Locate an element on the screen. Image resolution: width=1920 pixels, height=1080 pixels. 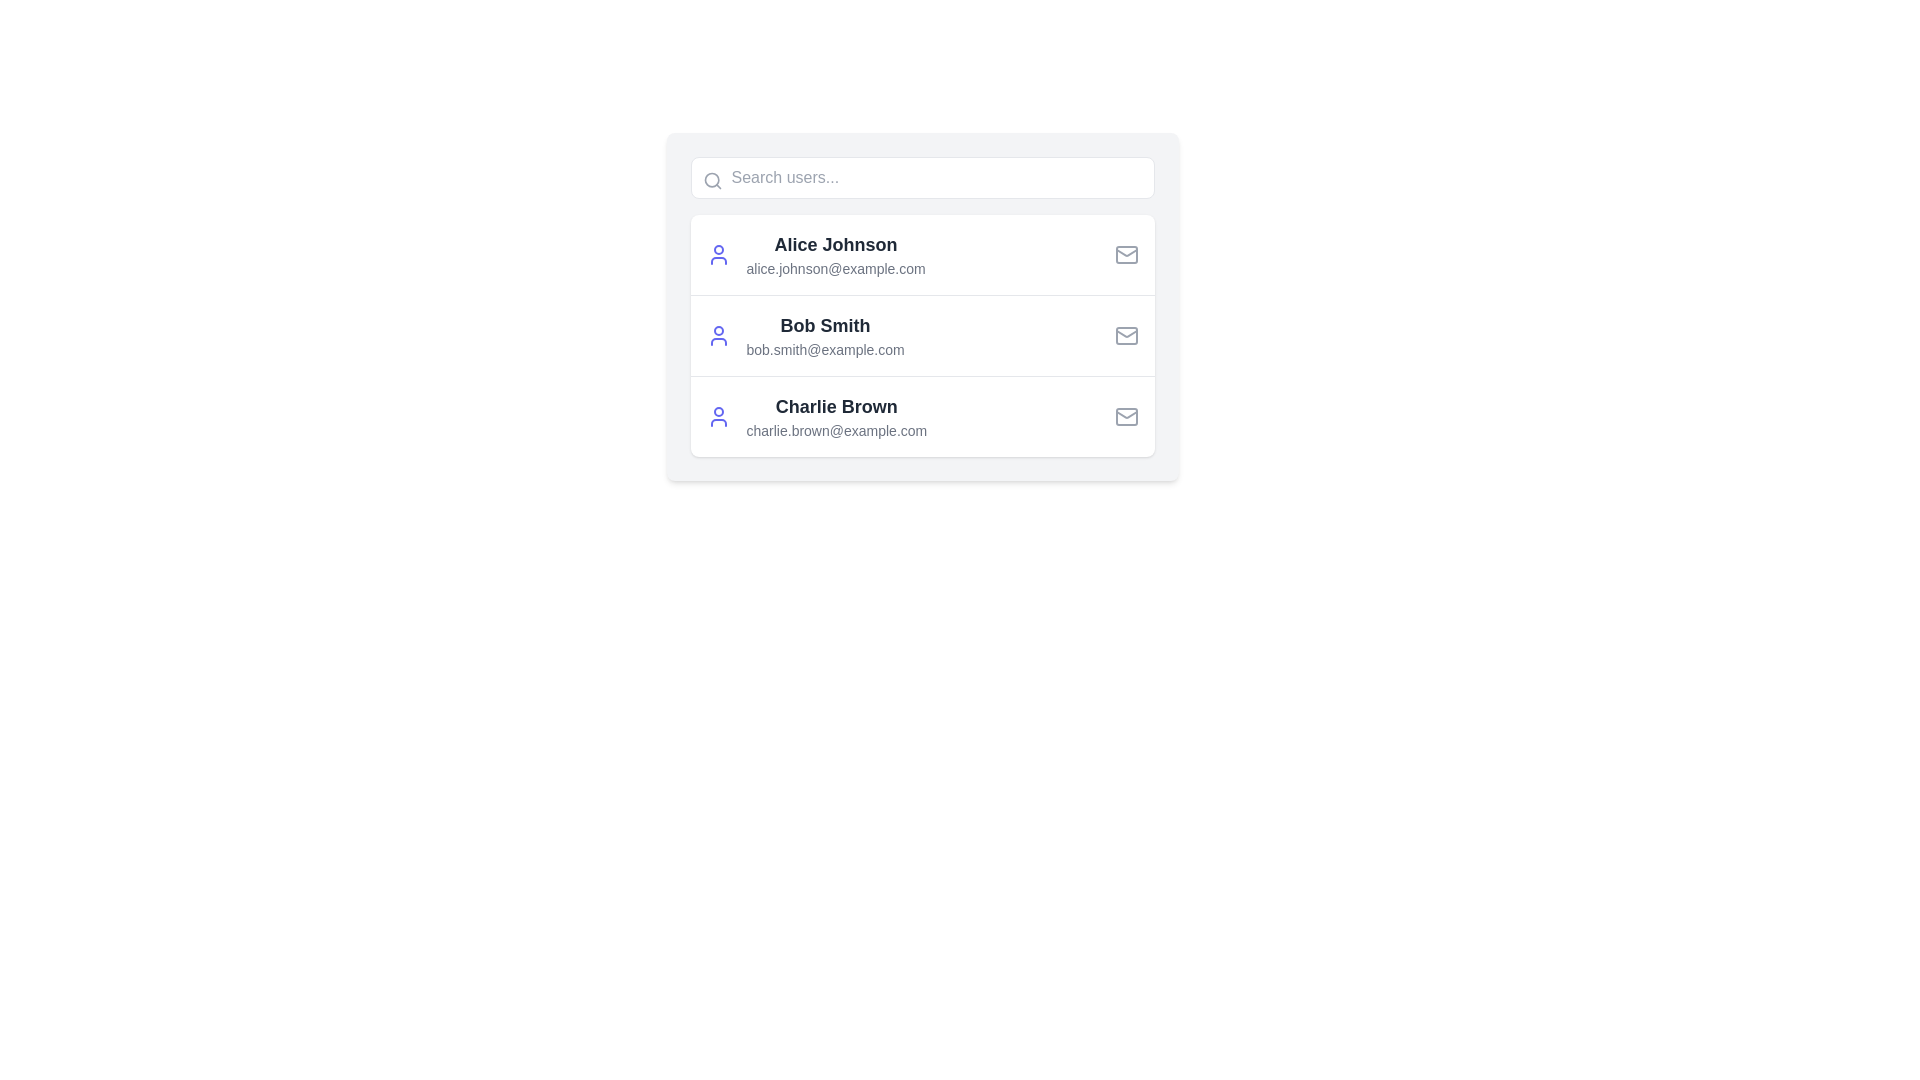
the mail icon, which is a small gray envelope located in the upper-right corner of the row containing 'Bob Smith' and 'bob.smith@example.com' is located at coordinates (1126, 334).